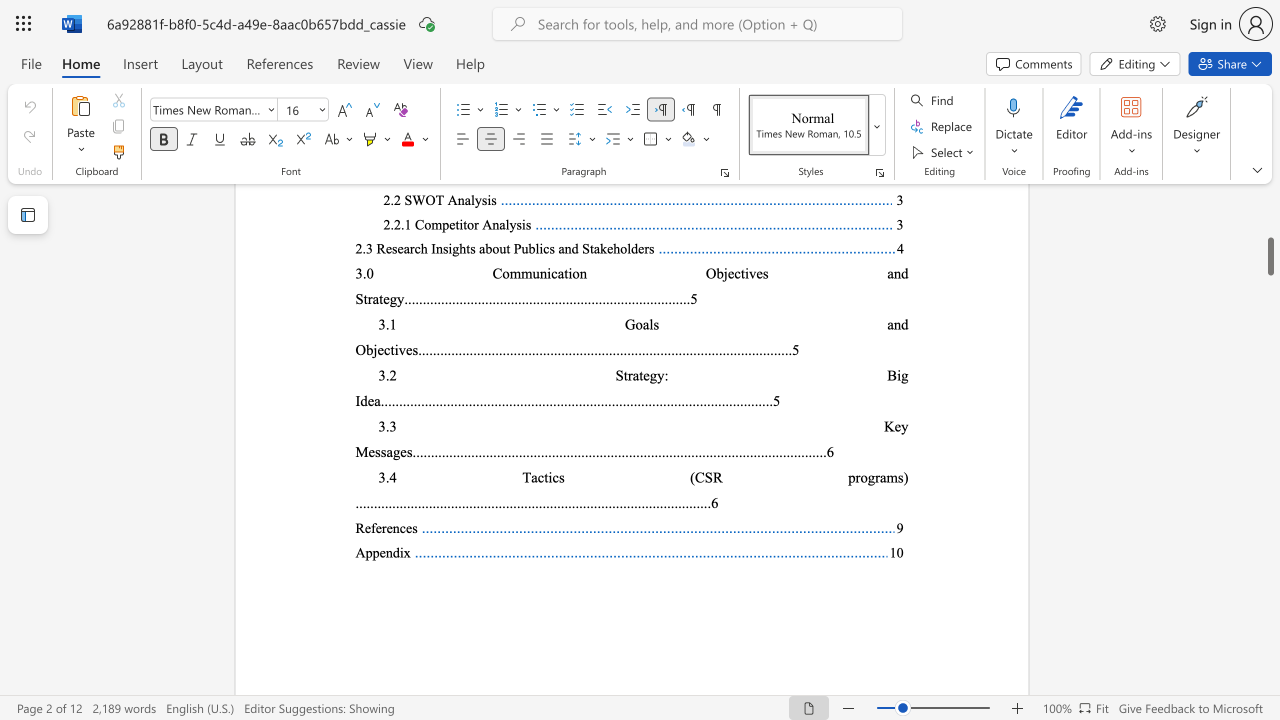 The width and height of the screenshot is (1280, 720). Describe the element at coordinates (557, 501) in the screenshot. I see `the subset text ".............." within the text "................................................................................................."` at that location.